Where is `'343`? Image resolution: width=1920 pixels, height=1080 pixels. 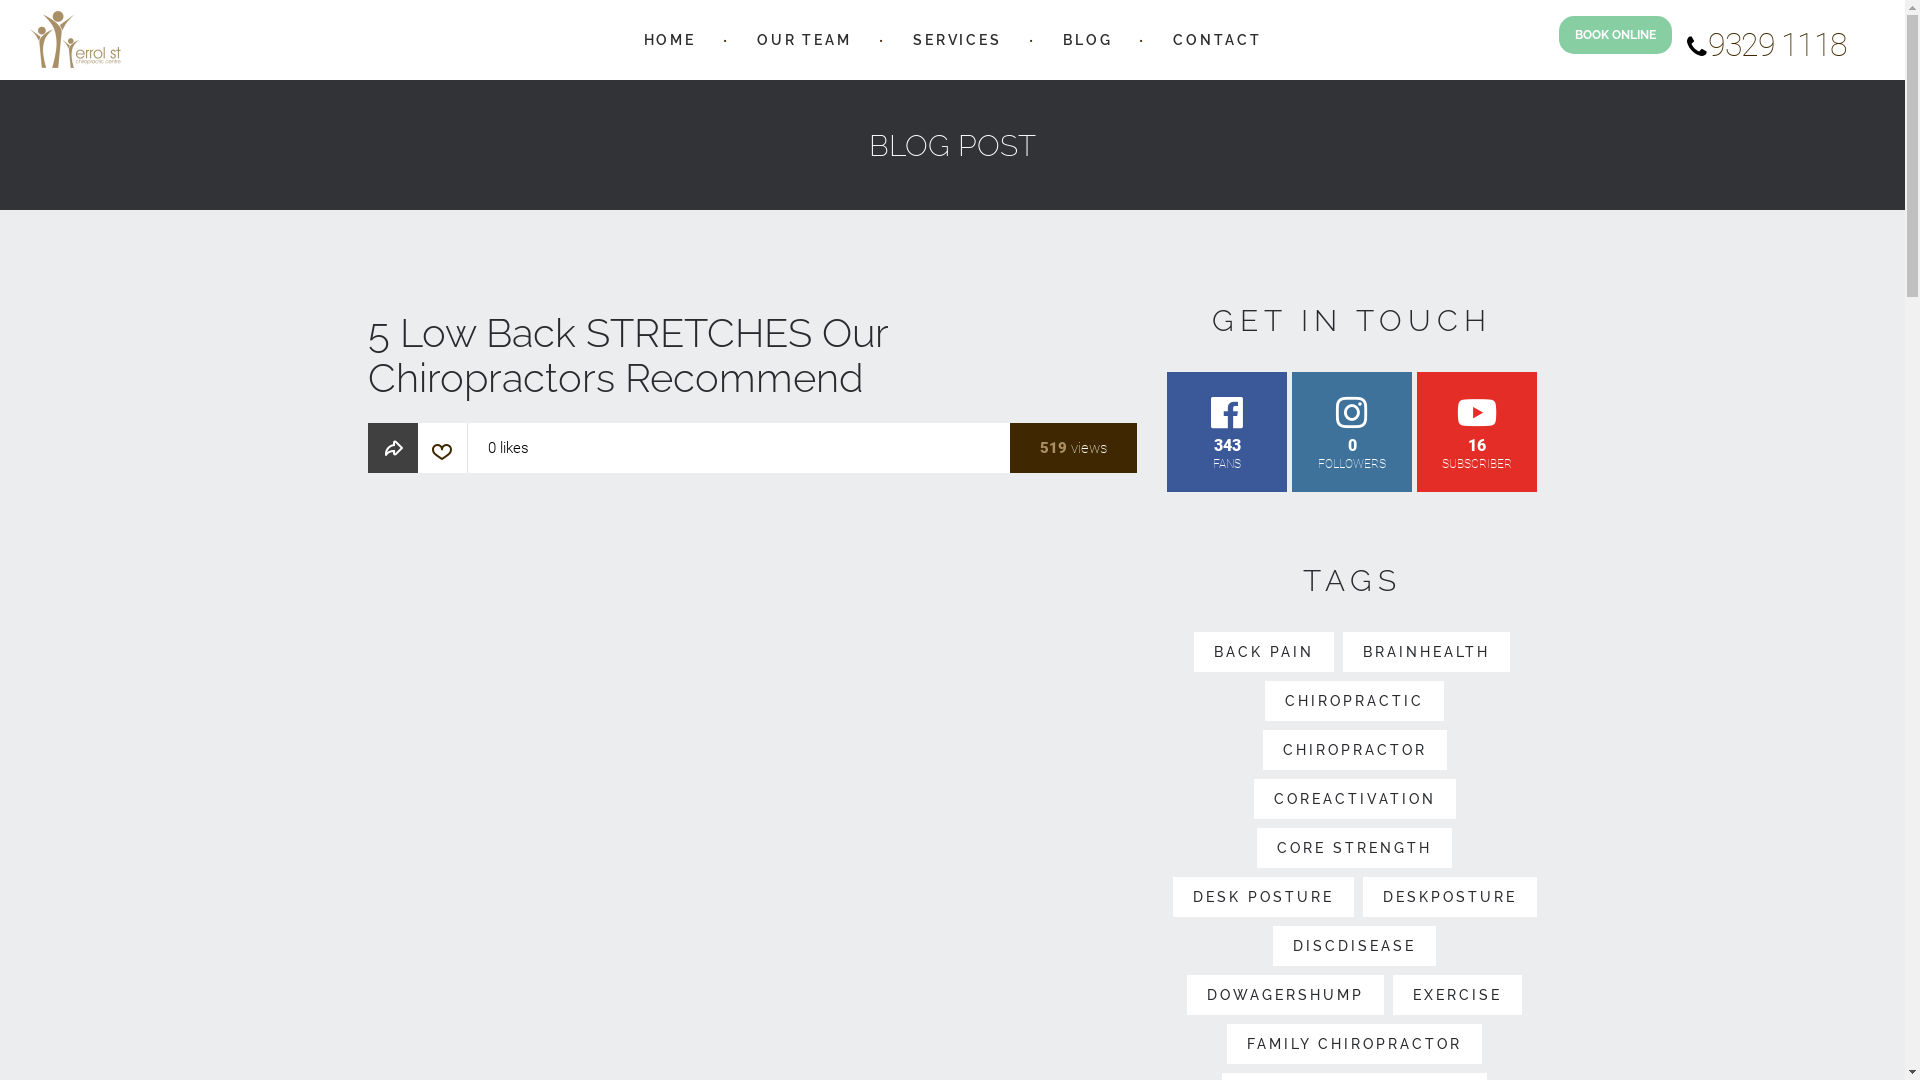 '343 is located at coordinates (1166, 431).